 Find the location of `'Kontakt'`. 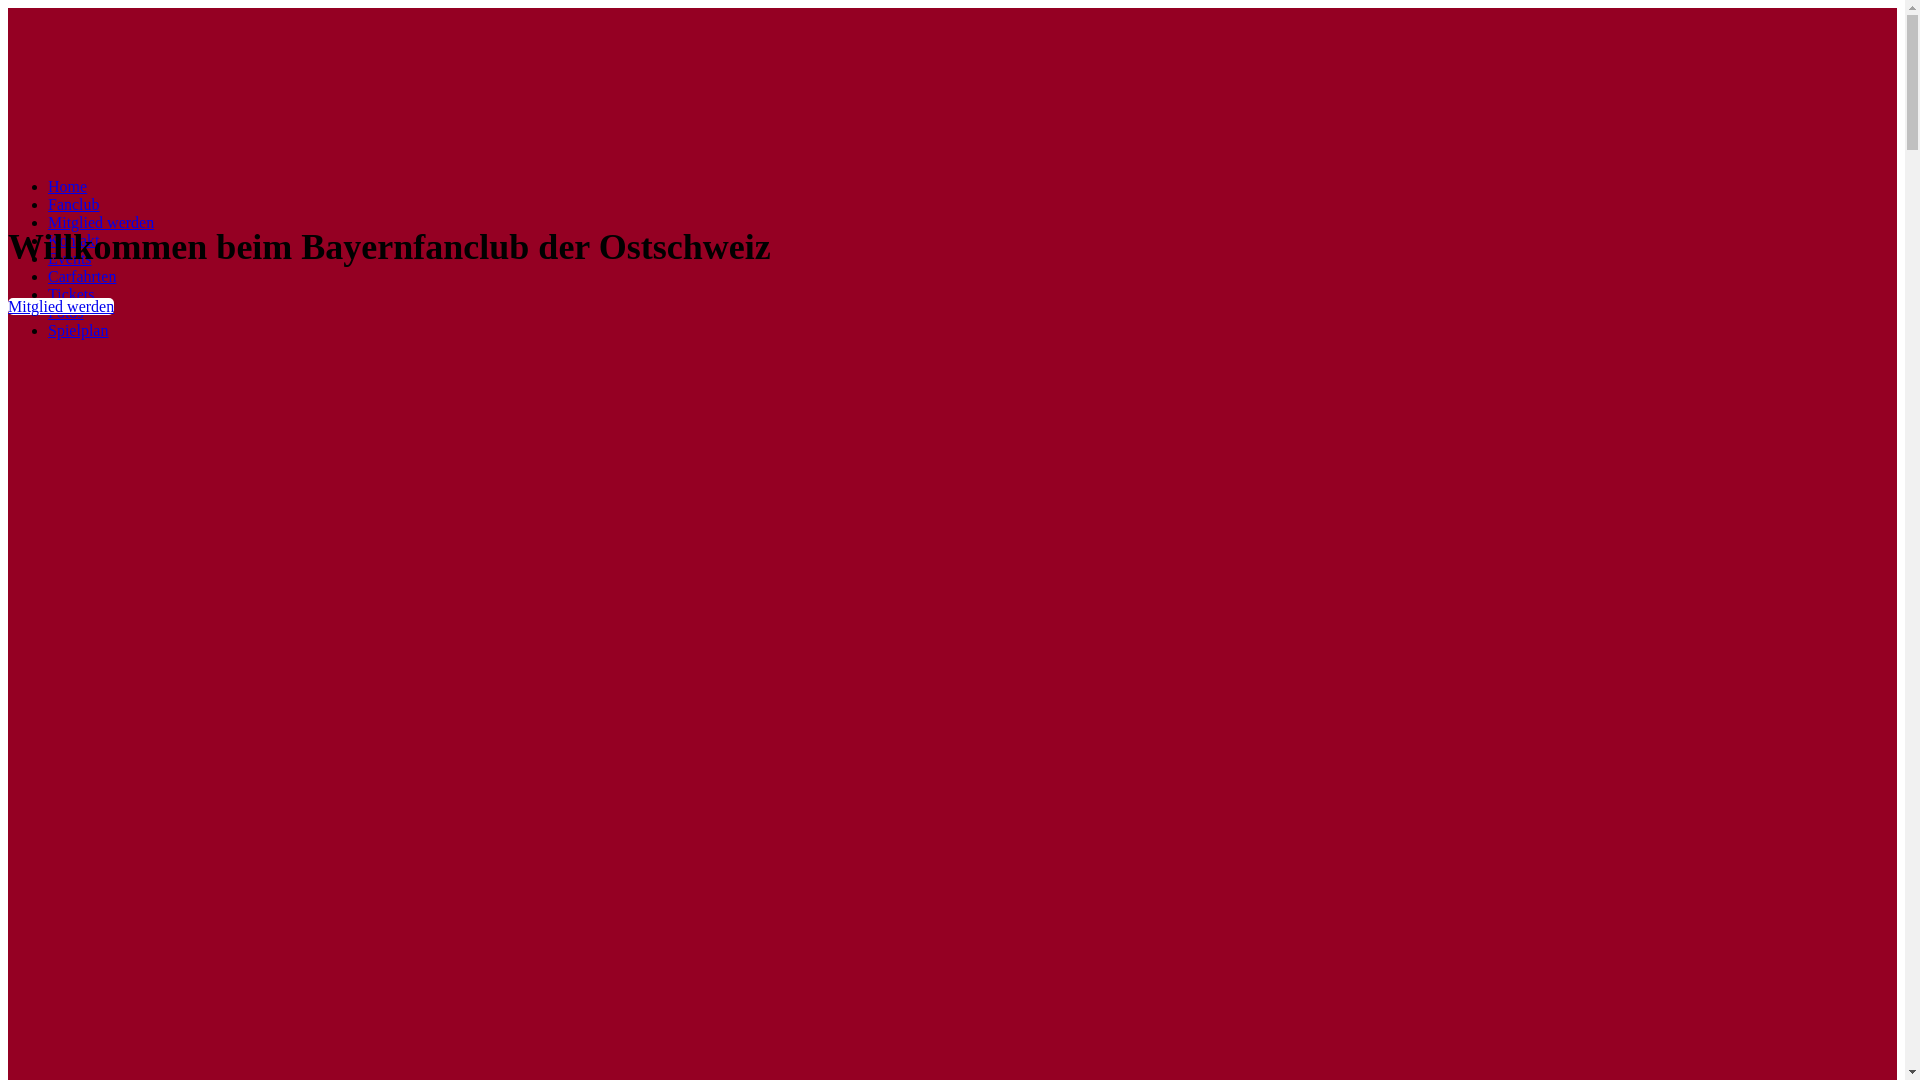

'Kontakt' is located at coordinates (73, 239).